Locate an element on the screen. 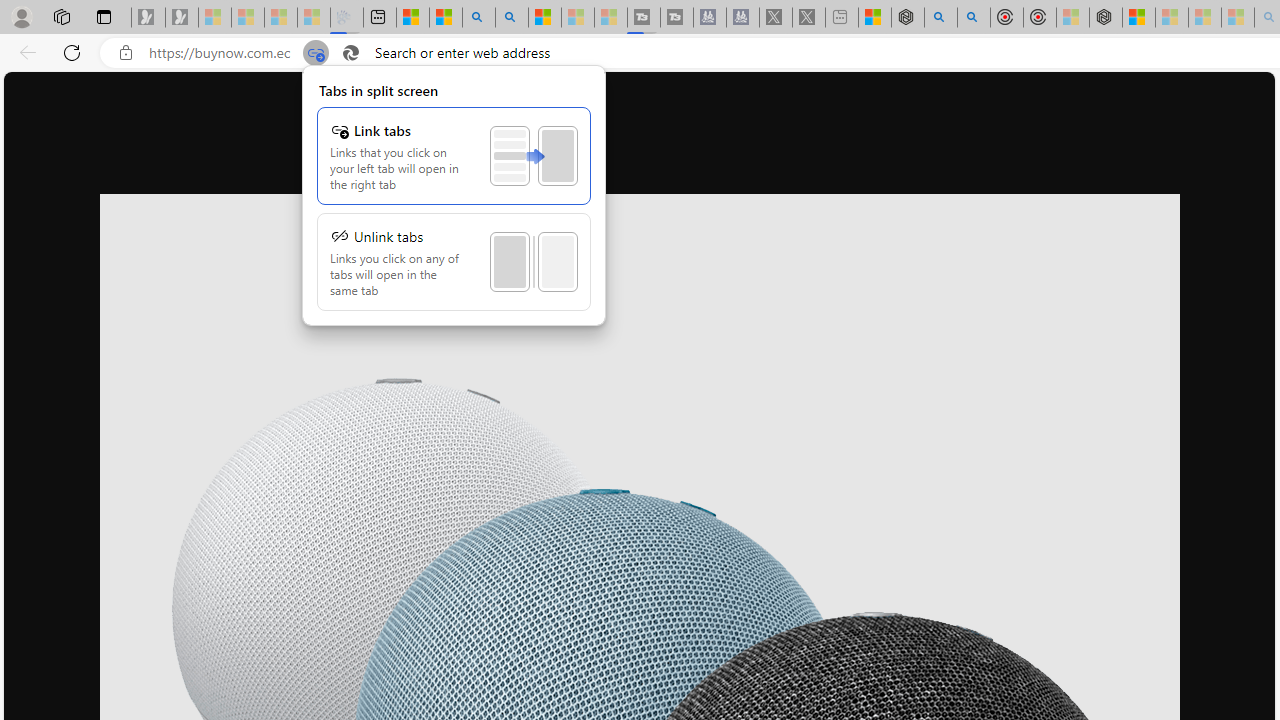 The height and width of the screenshot is (720, 1280). 'Class: SplitWindowMenuLinkPanelView' is located at coordinates (453, 195).